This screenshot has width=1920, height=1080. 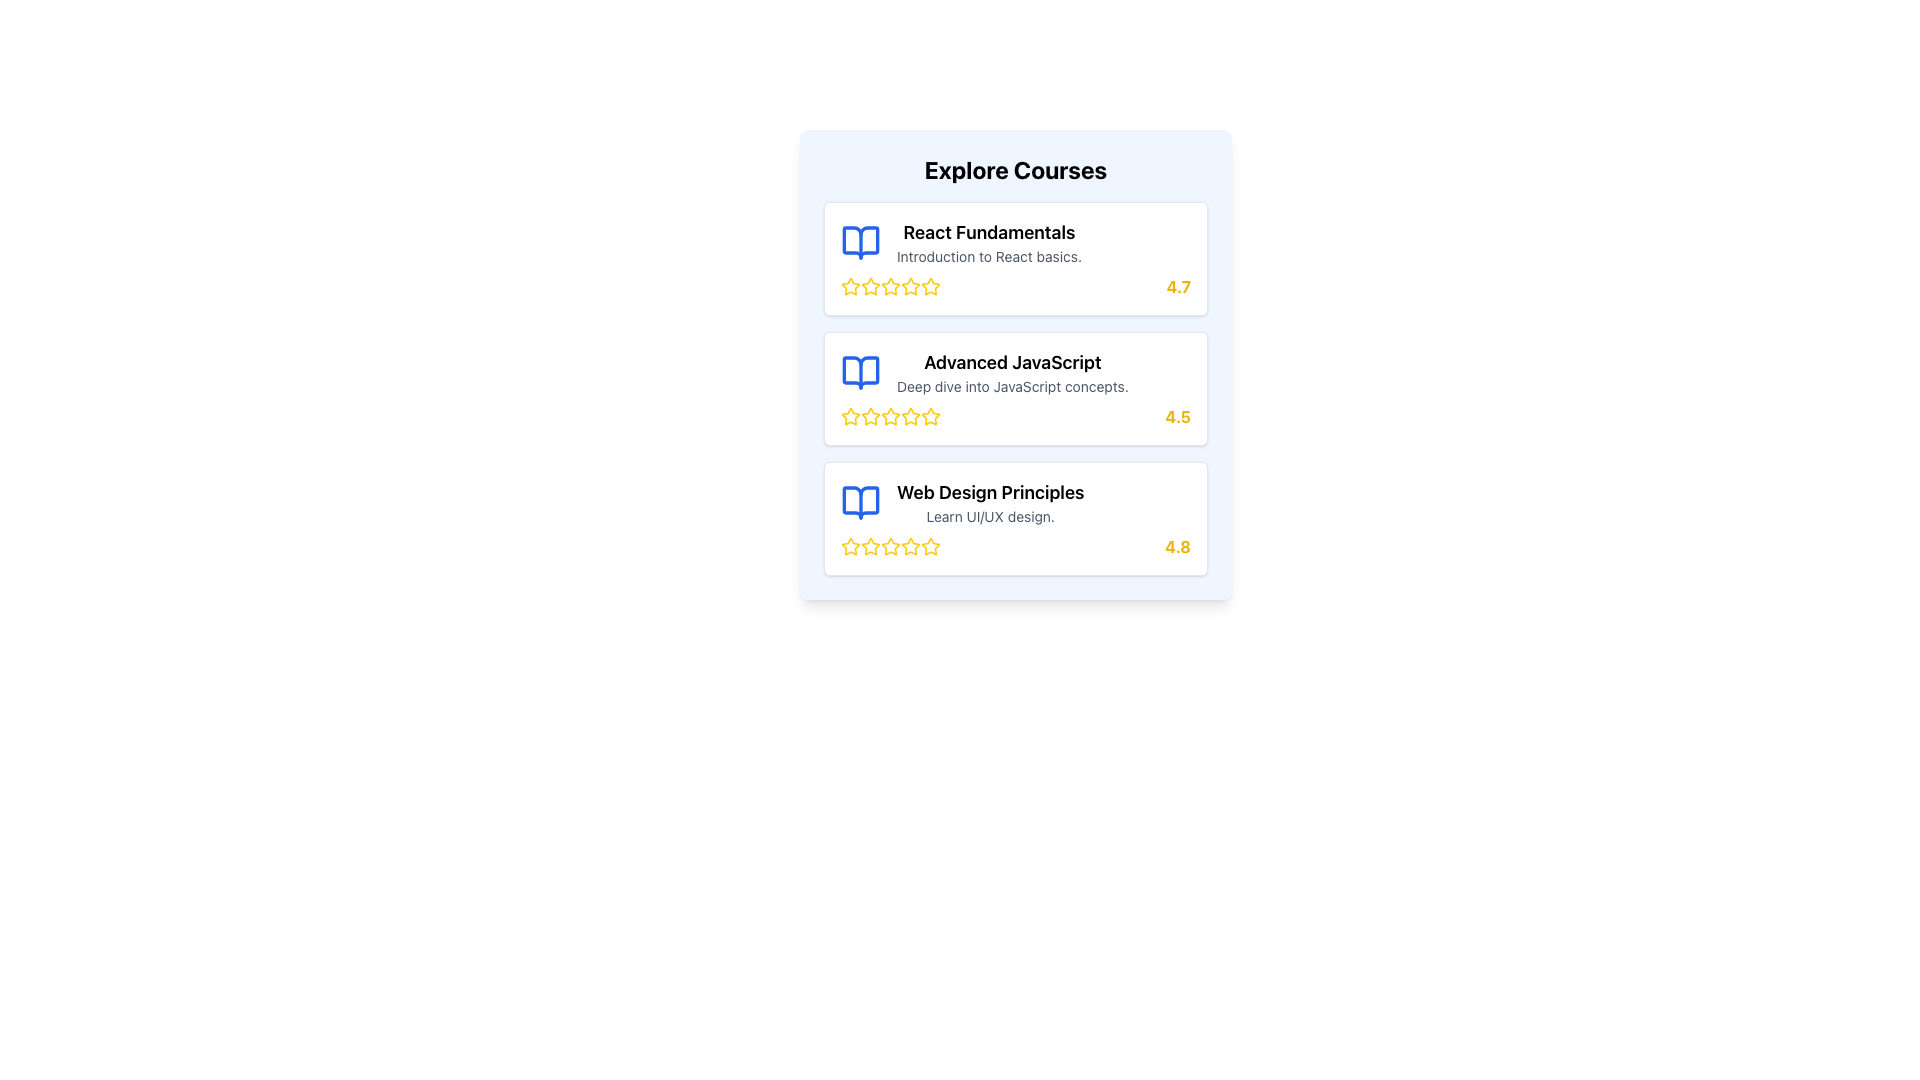 What do you see at coordinates (1016, 389) in the screenshot?
I see `the course title in the structured list component located below the 'Explore Courses' title` at bounding box center [1016, 389].